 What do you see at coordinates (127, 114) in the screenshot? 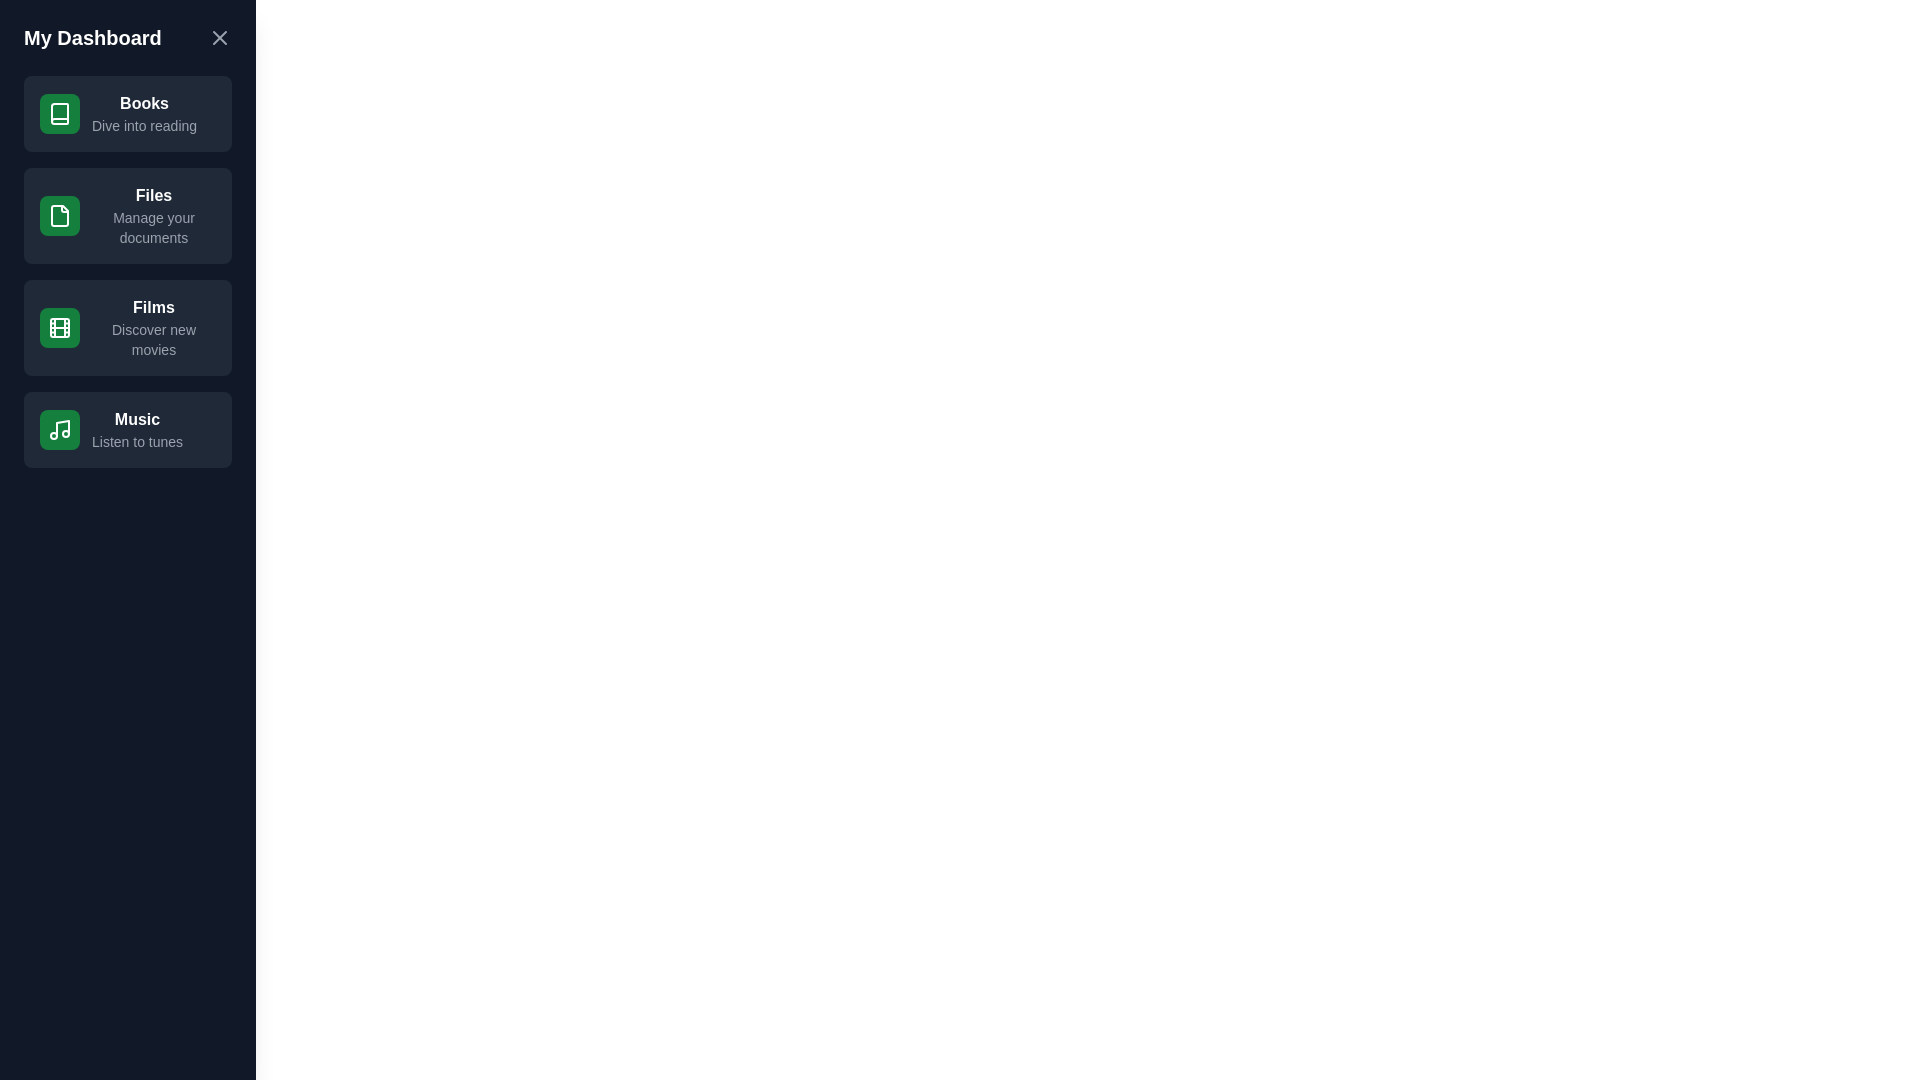
I see `the 'Books' section item in the drawer` at bounding box center [127, 114].